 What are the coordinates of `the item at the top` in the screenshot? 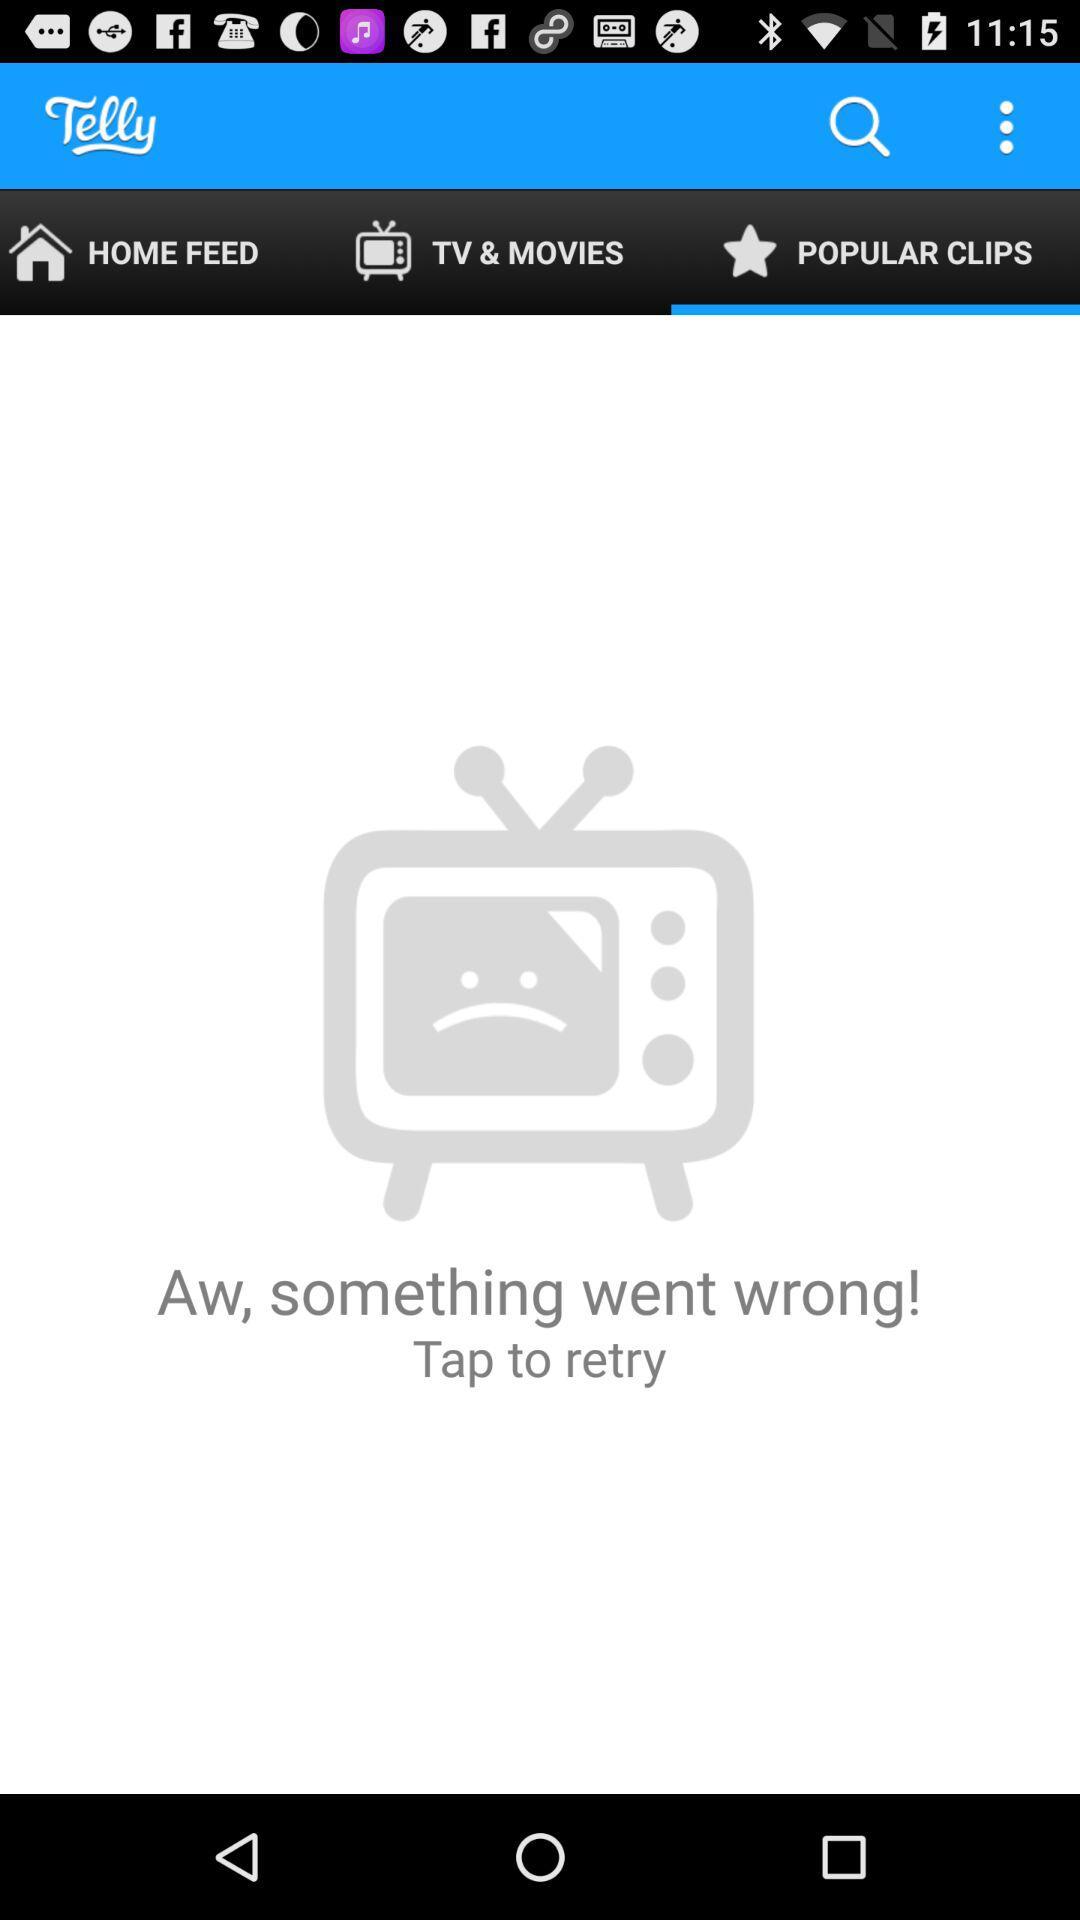 It's located at (488, 251).